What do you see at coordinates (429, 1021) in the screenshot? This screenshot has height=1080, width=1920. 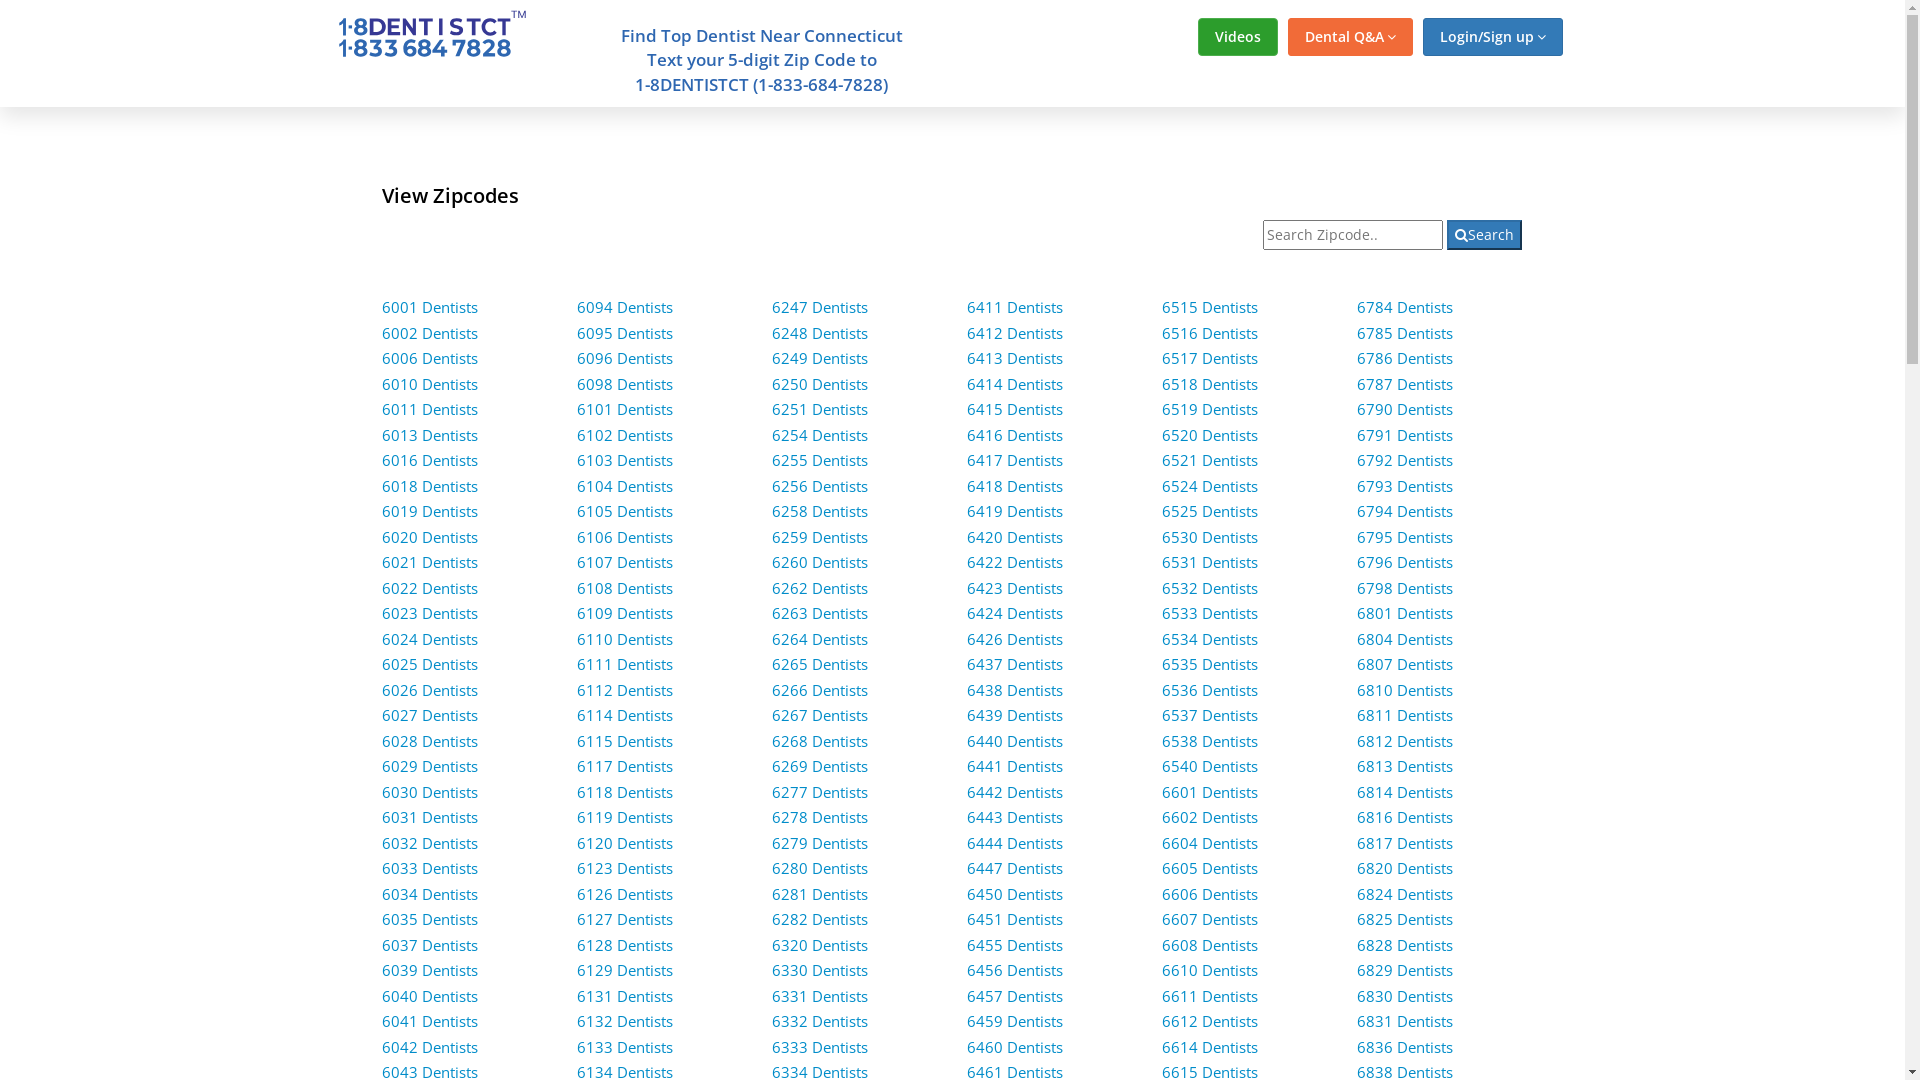 I see `'6041 Dentists'` at bounding box center [429, 1021].